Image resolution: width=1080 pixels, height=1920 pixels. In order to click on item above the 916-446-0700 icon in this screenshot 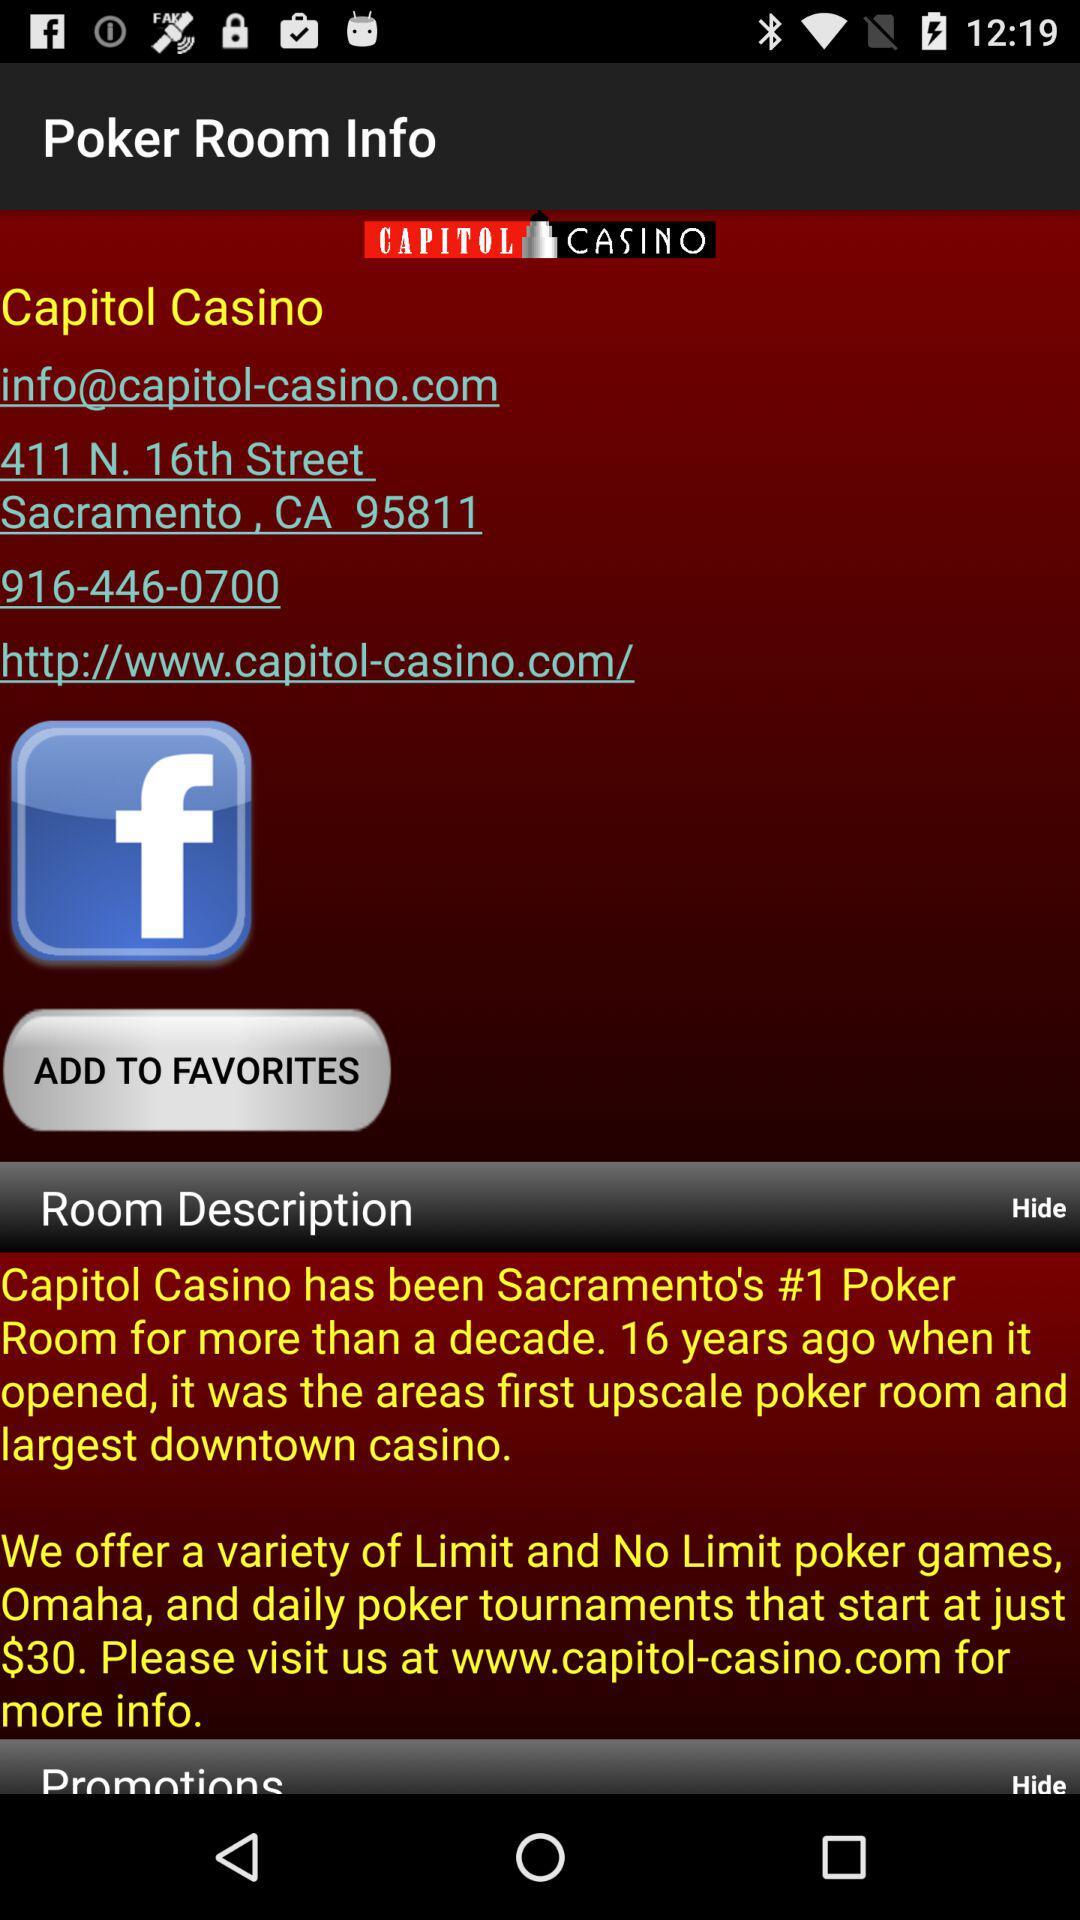, I will do `click(240, 475)`.